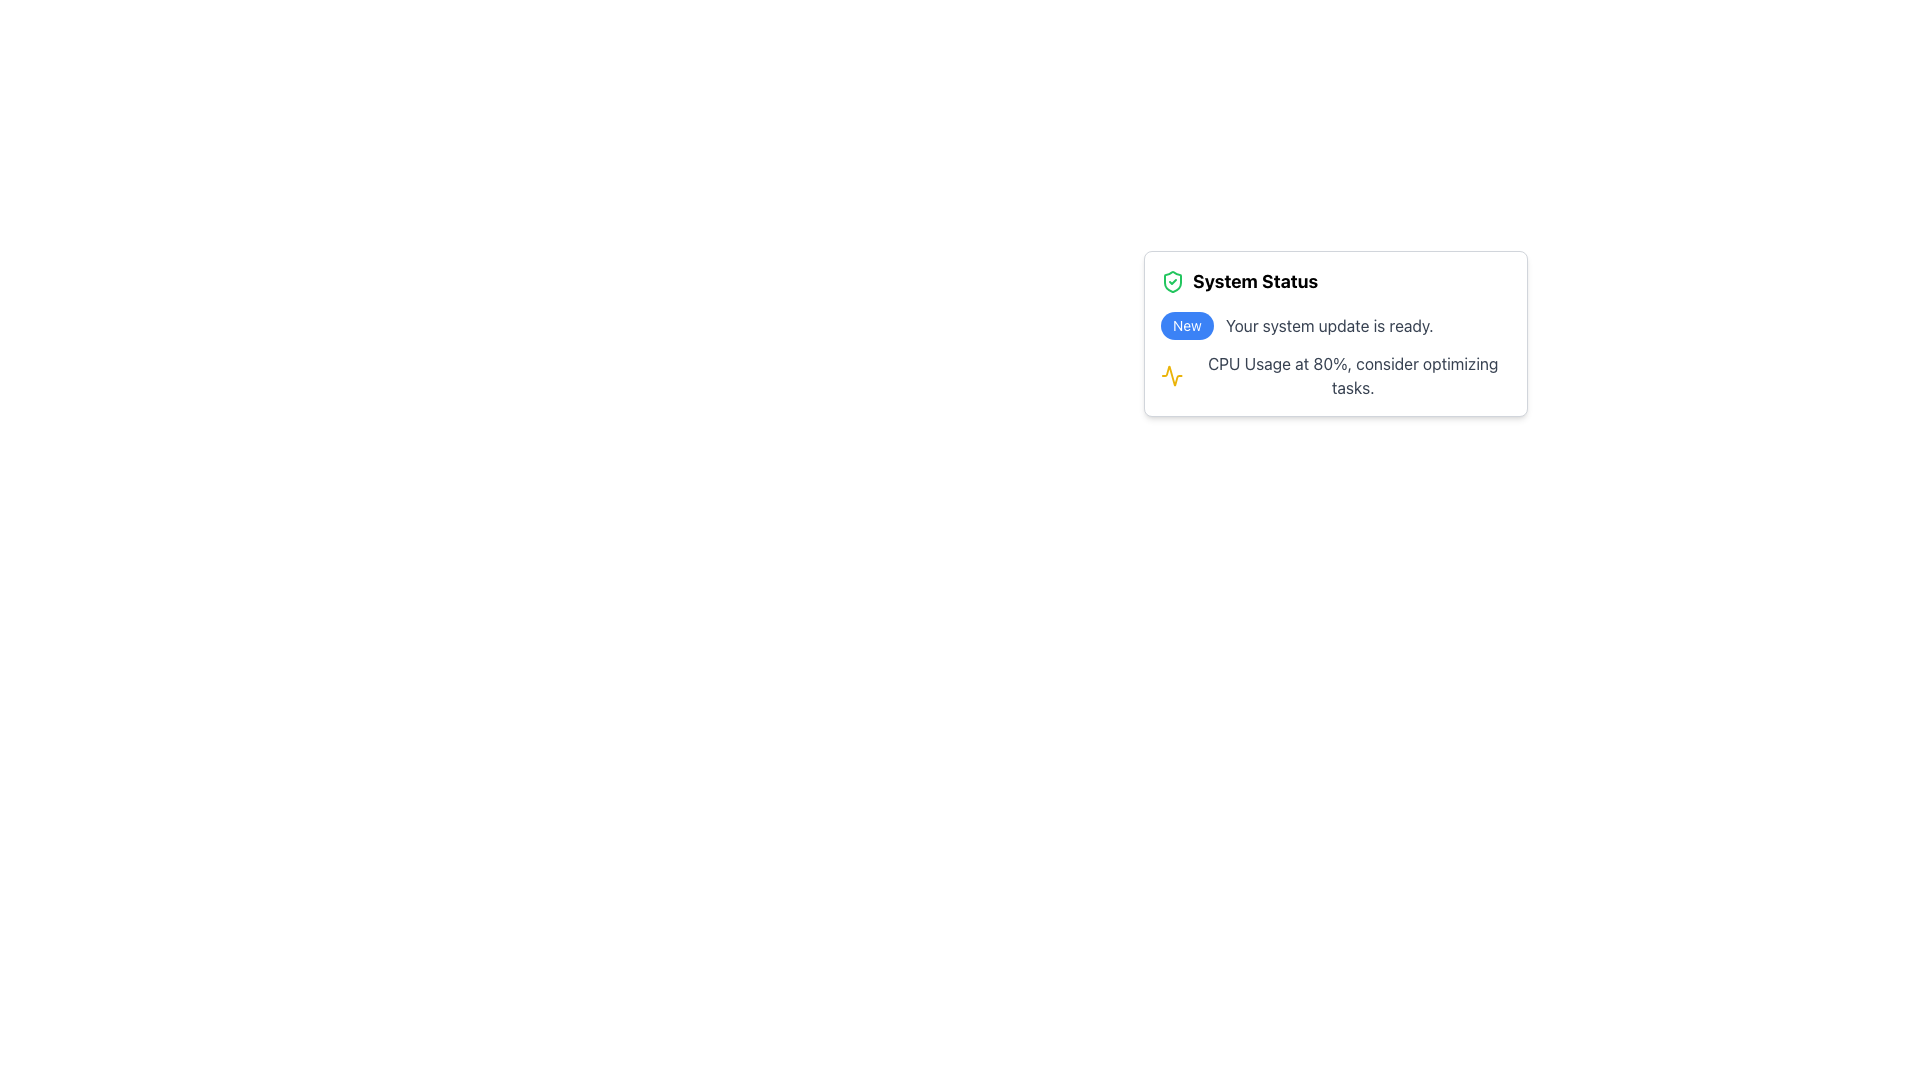  What do you see at coordinates (1172, 281) in the screenshot?
I see `the visual indicator icon representing security or validation located to the immediate left of the 'System Status' heading` at bounding box center [1172, 281].